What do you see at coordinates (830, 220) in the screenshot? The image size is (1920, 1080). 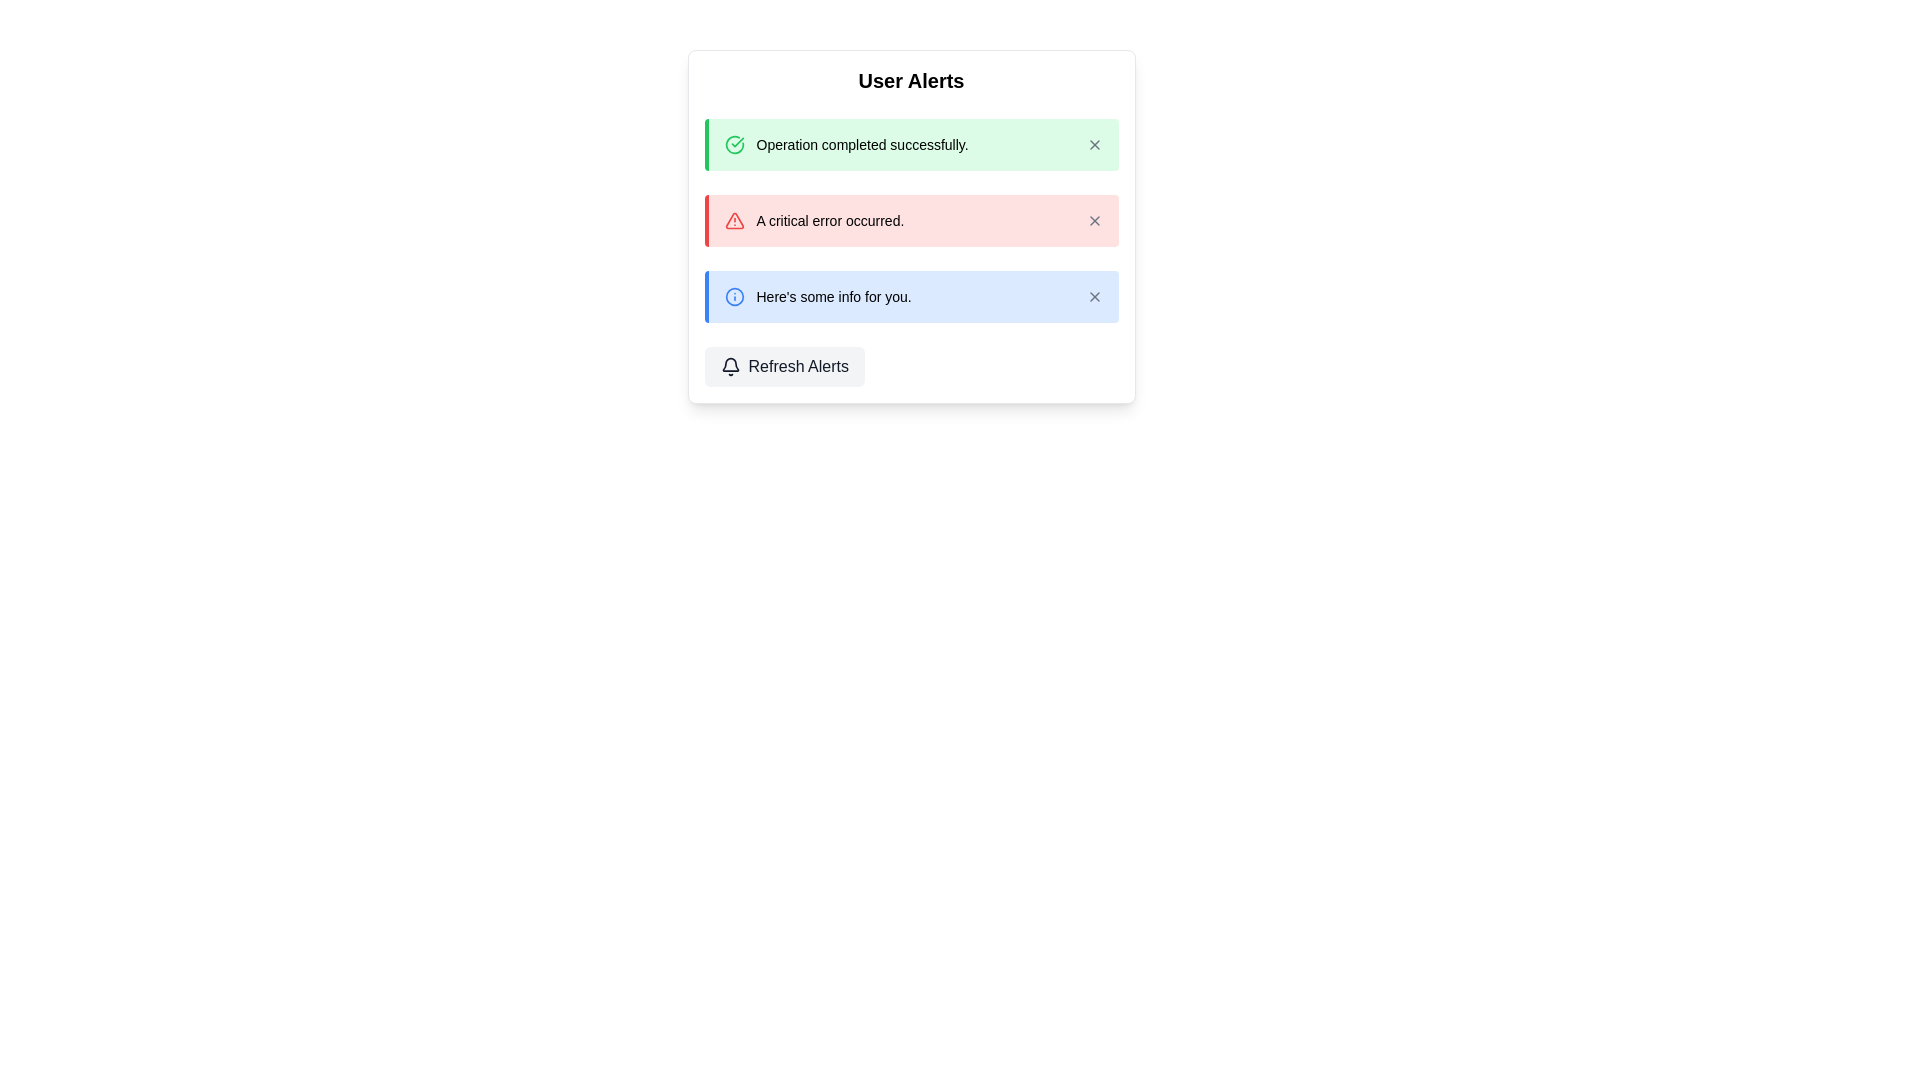 I see `the static text label displaying a critical error message, located to the right of the red error icon in the middle alert of a vertical stack of alerts` at bounding box center [830, 220].